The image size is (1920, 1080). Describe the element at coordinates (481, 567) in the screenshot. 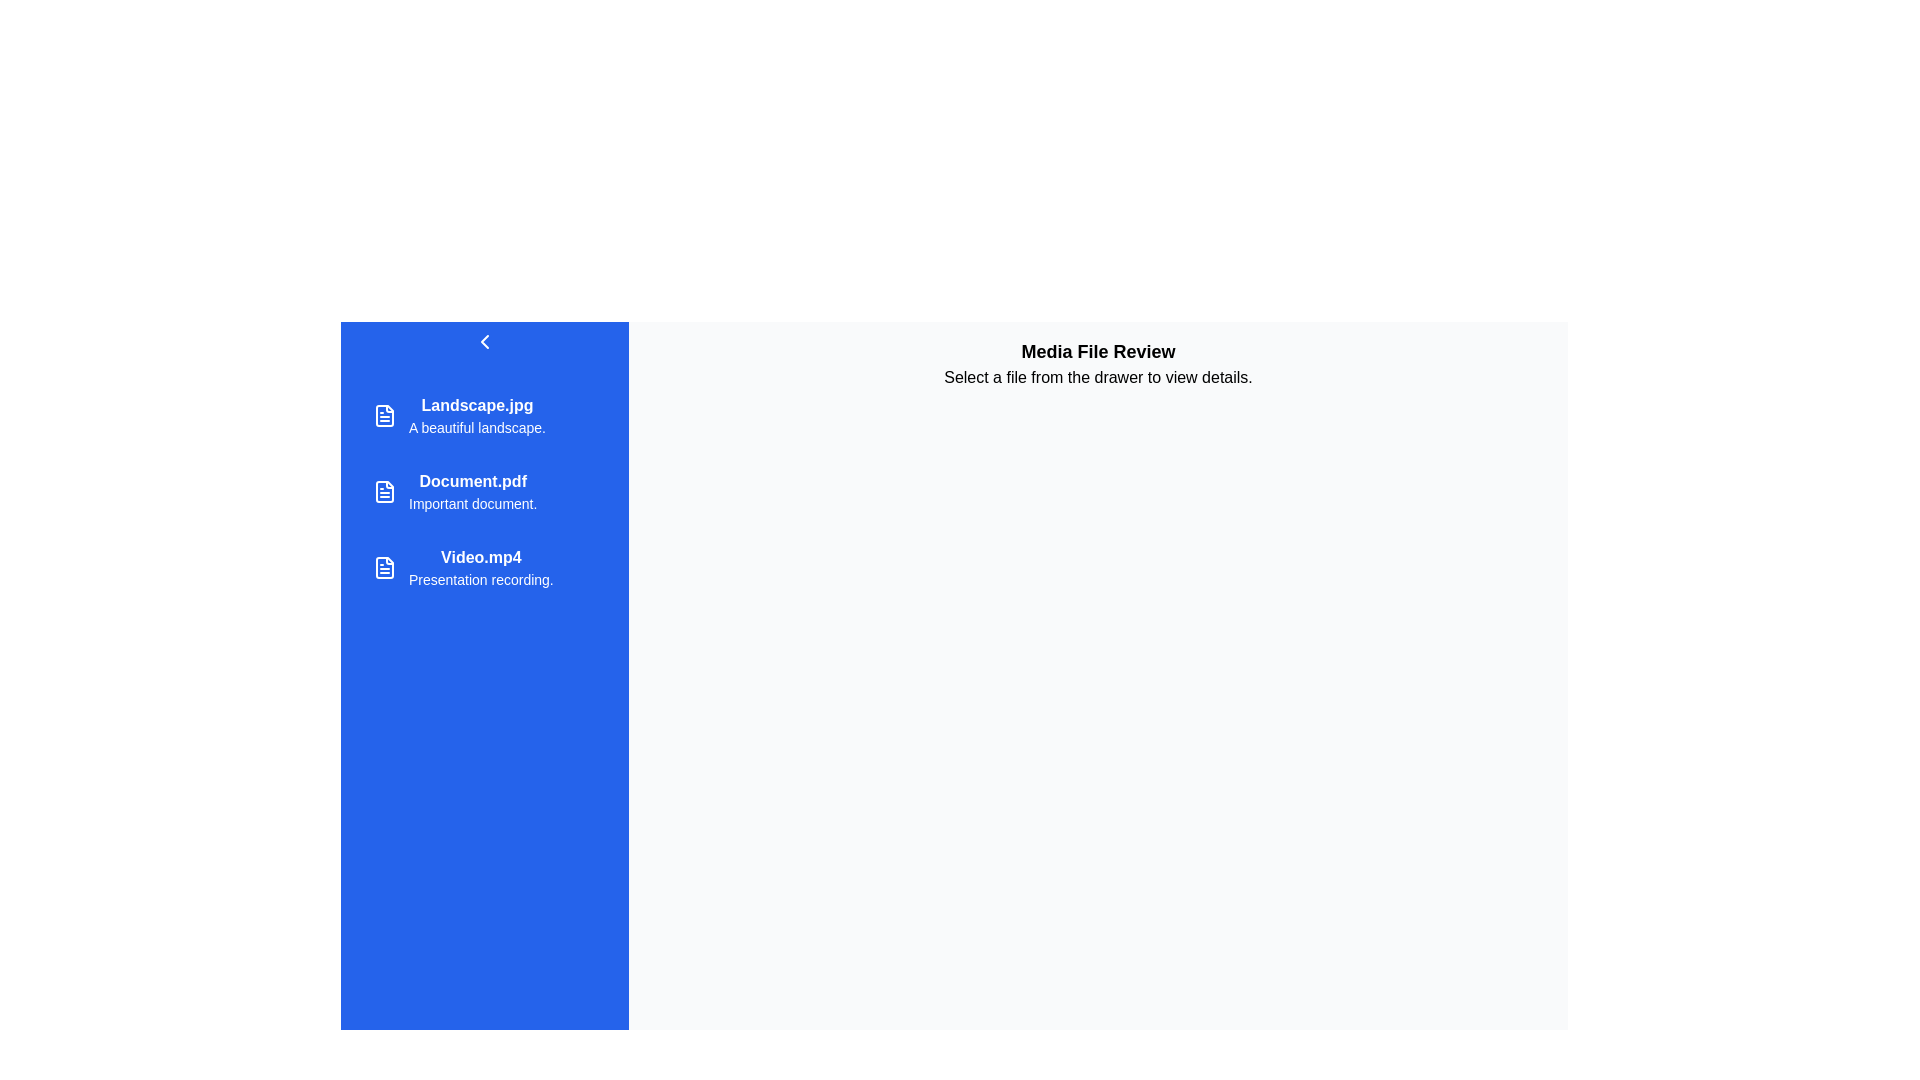

I see `the list item labeled 'Video.mp4' with the description 'Presentation recording.' located in the left sidebar menu, specifically the third entry in the vertical list` at that location.